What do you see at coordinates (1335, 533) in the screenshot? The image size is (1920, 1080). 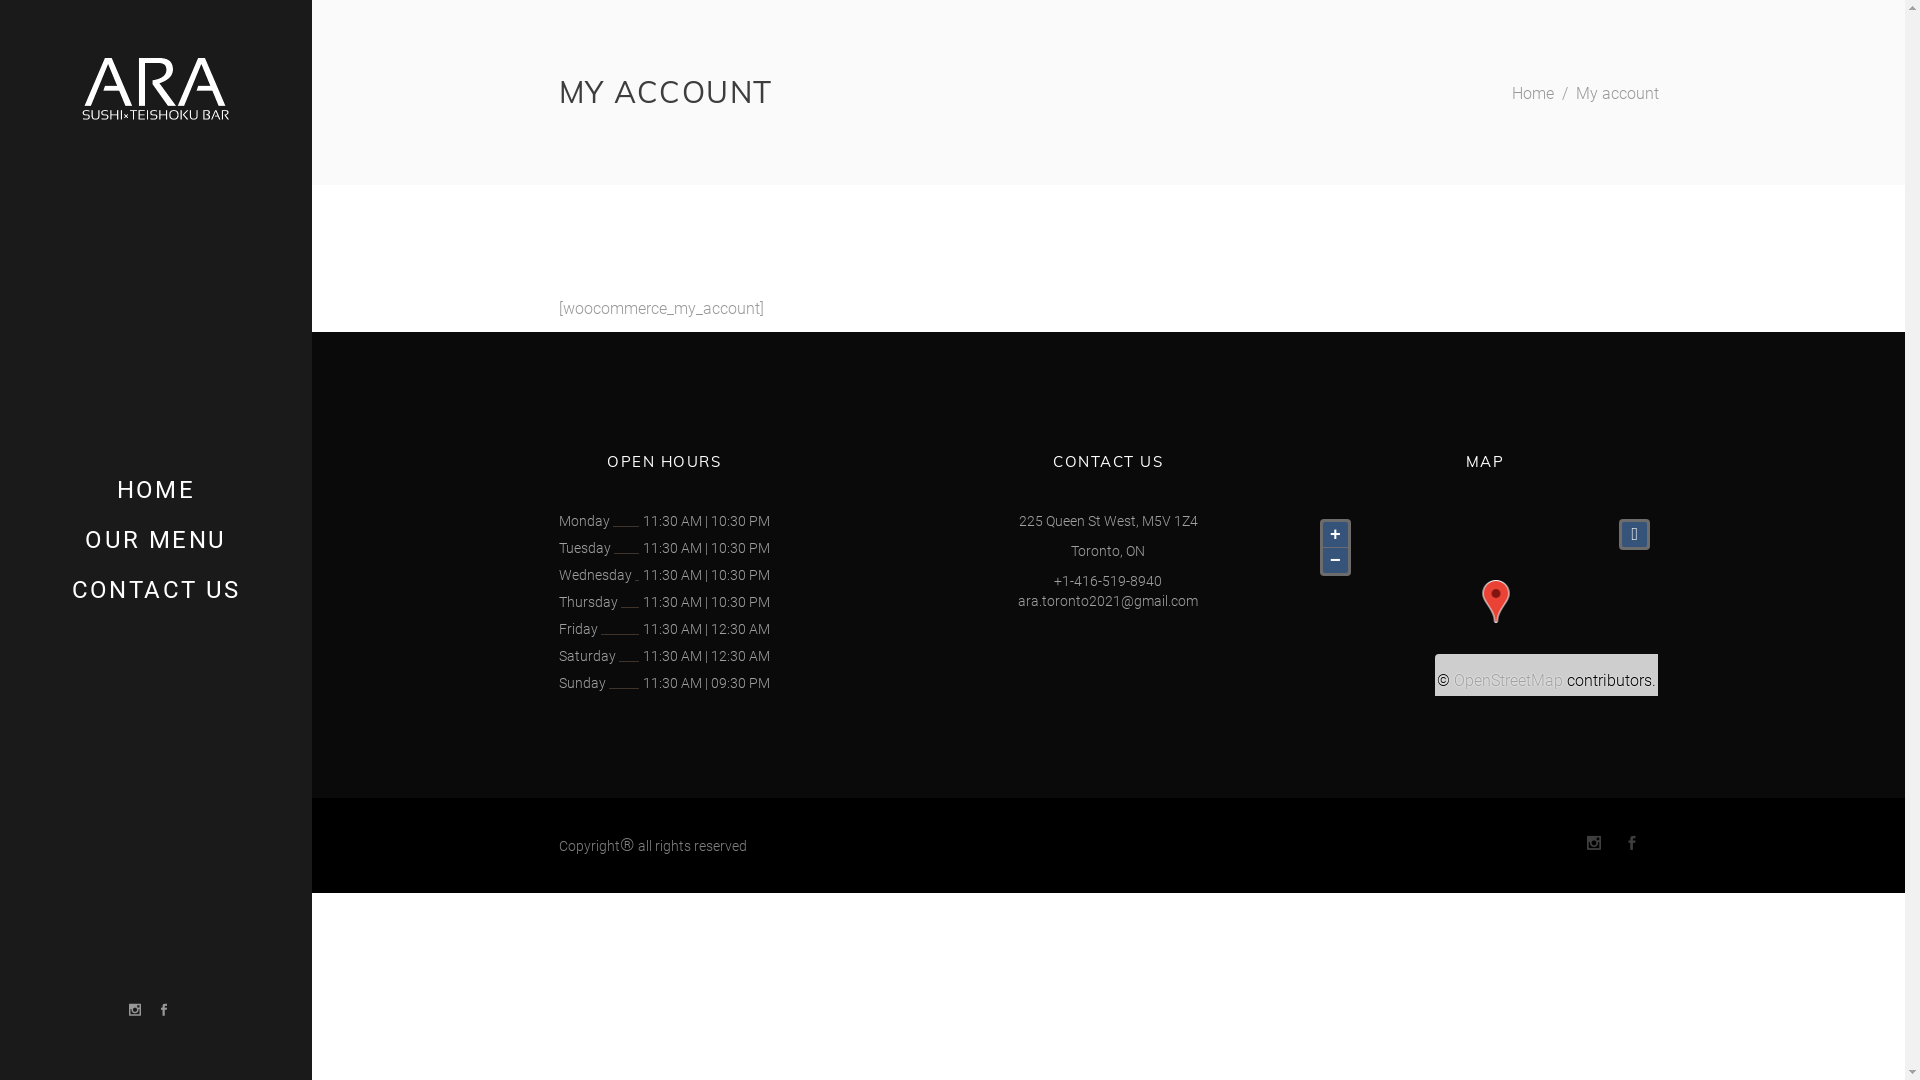 I see `'+'` at bounding box center [1335, 533].